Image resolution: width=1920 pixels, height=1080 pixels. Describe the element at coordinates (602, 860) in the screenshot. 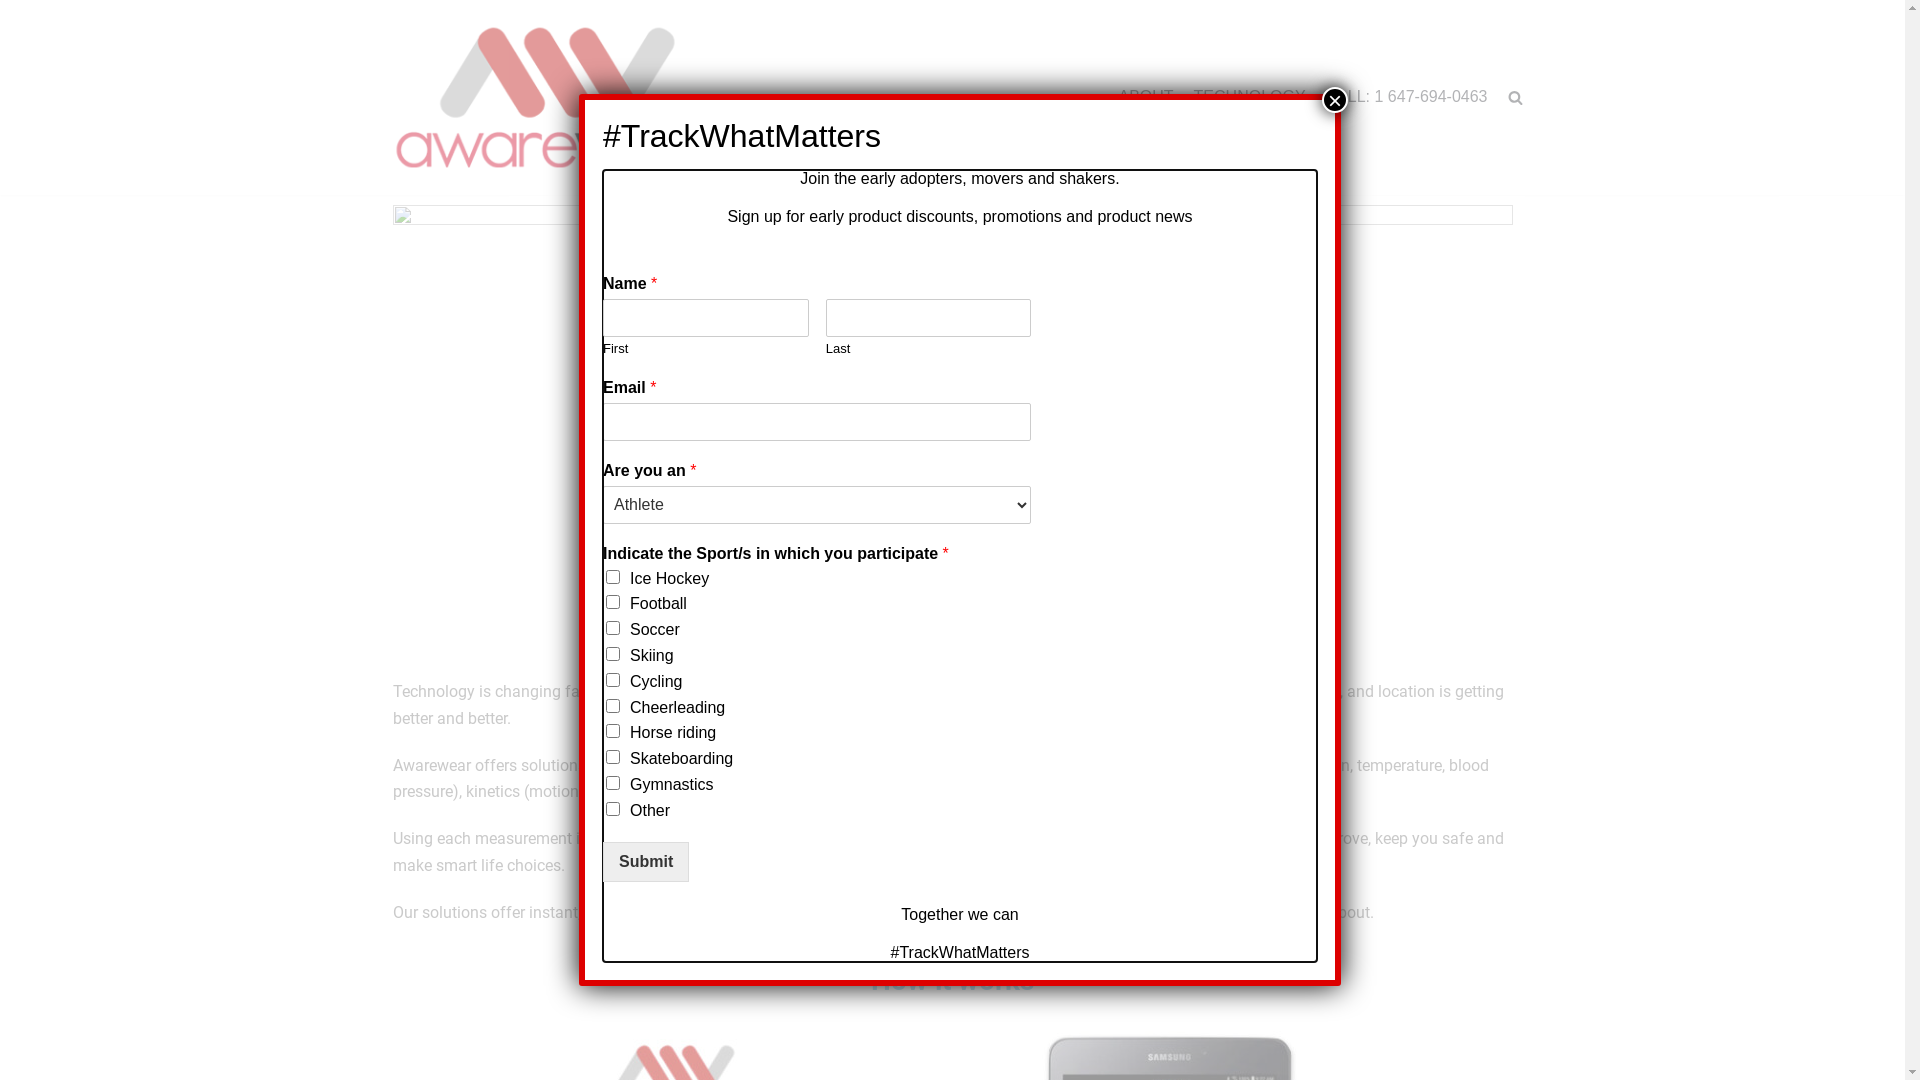

I see `'Submit'` at that location.